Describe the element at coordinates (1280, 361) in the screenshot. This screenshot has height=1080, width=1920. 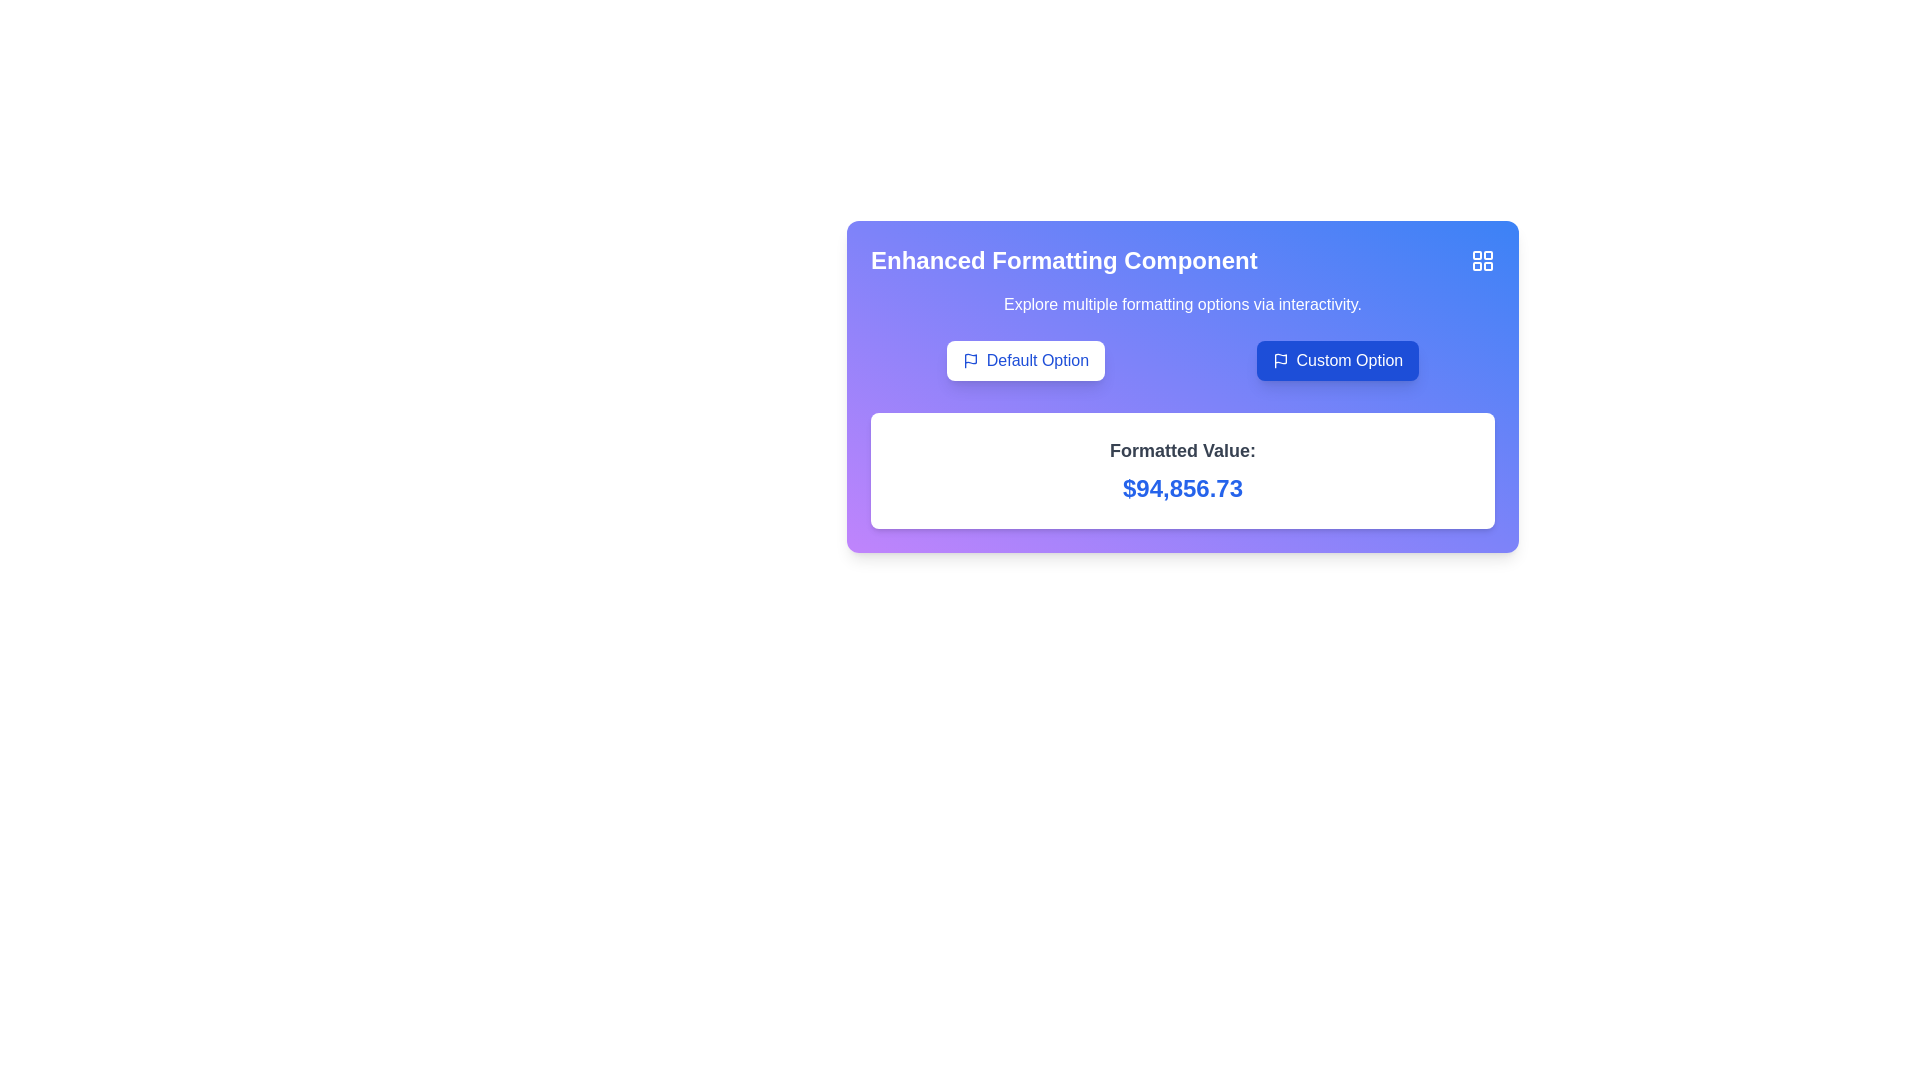
I see `the decorative icon within the 'Custom Option' button, which is positioned to the left of the button text and to the right of the 'Default Option' button` at that location.